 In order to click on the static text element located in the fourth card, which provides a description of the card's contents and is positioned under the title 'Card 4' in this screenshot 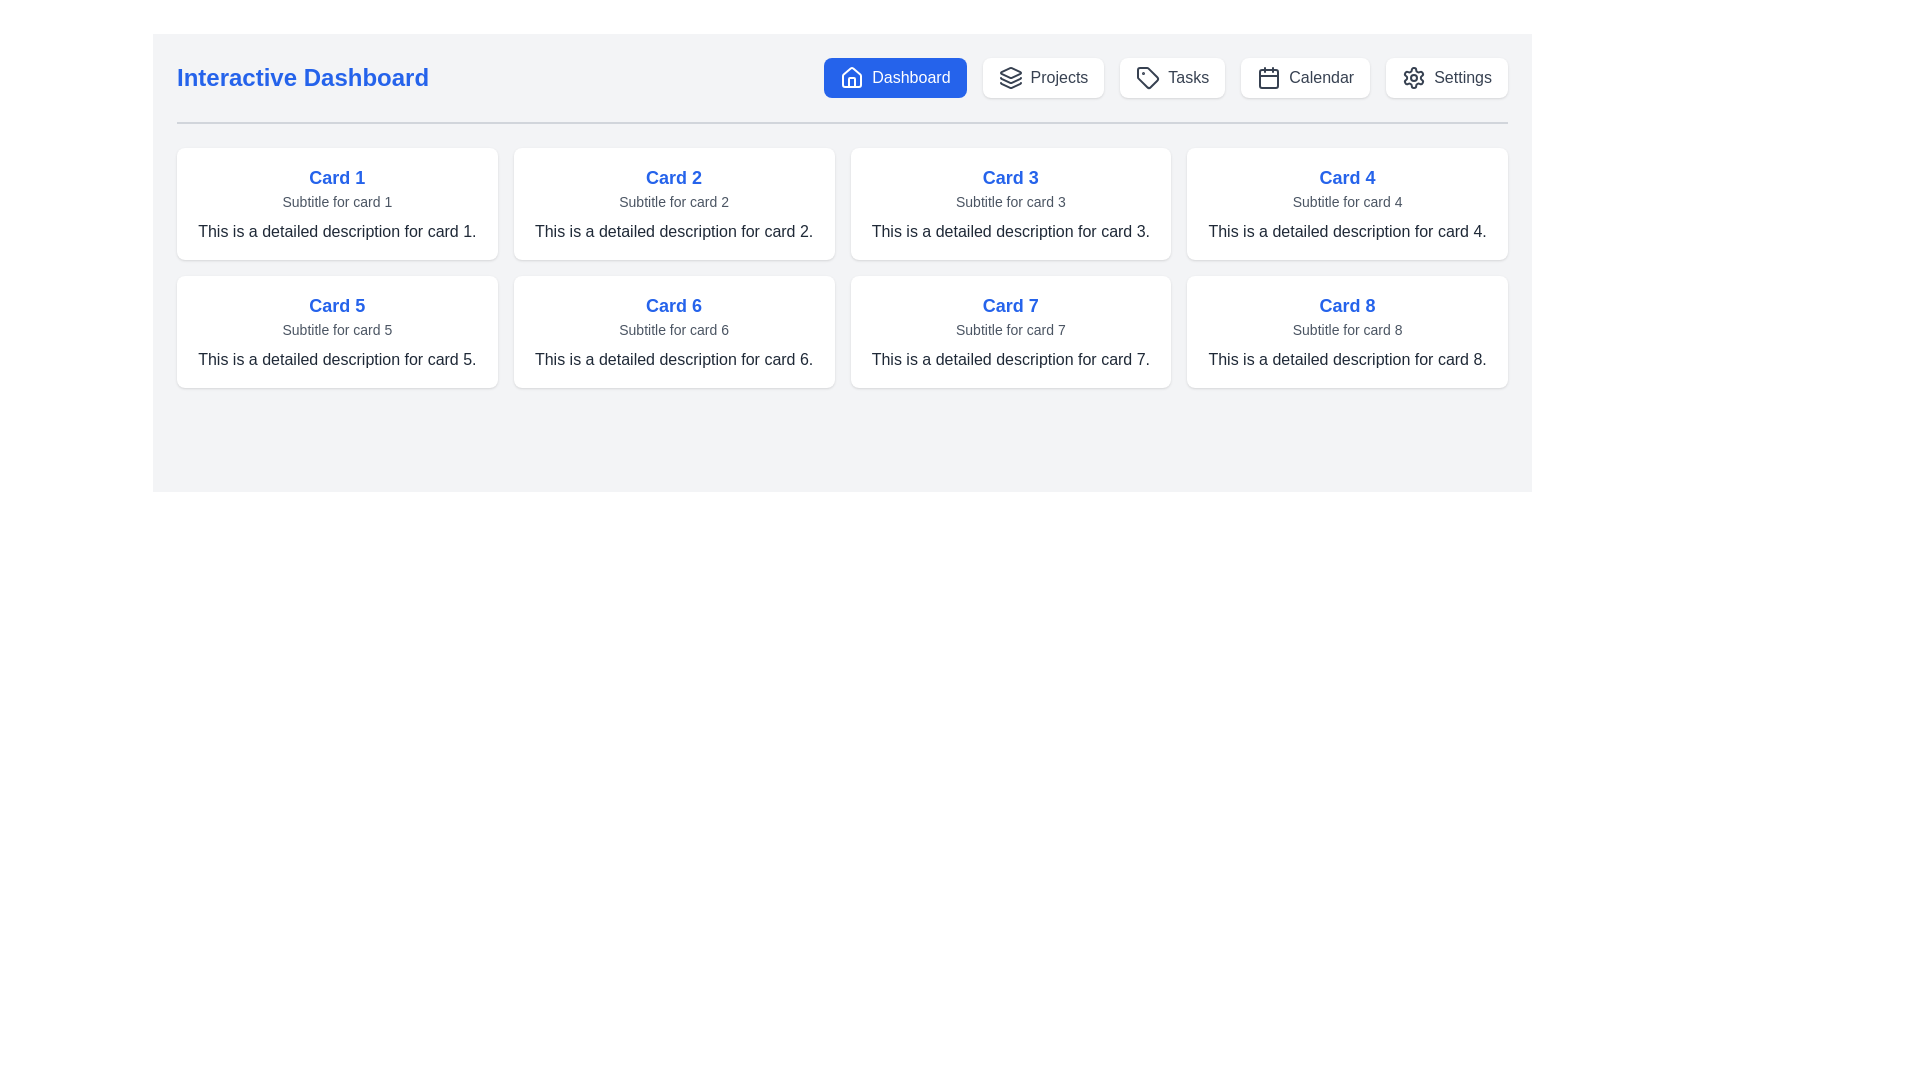, I will do `click(1347, 230)`.